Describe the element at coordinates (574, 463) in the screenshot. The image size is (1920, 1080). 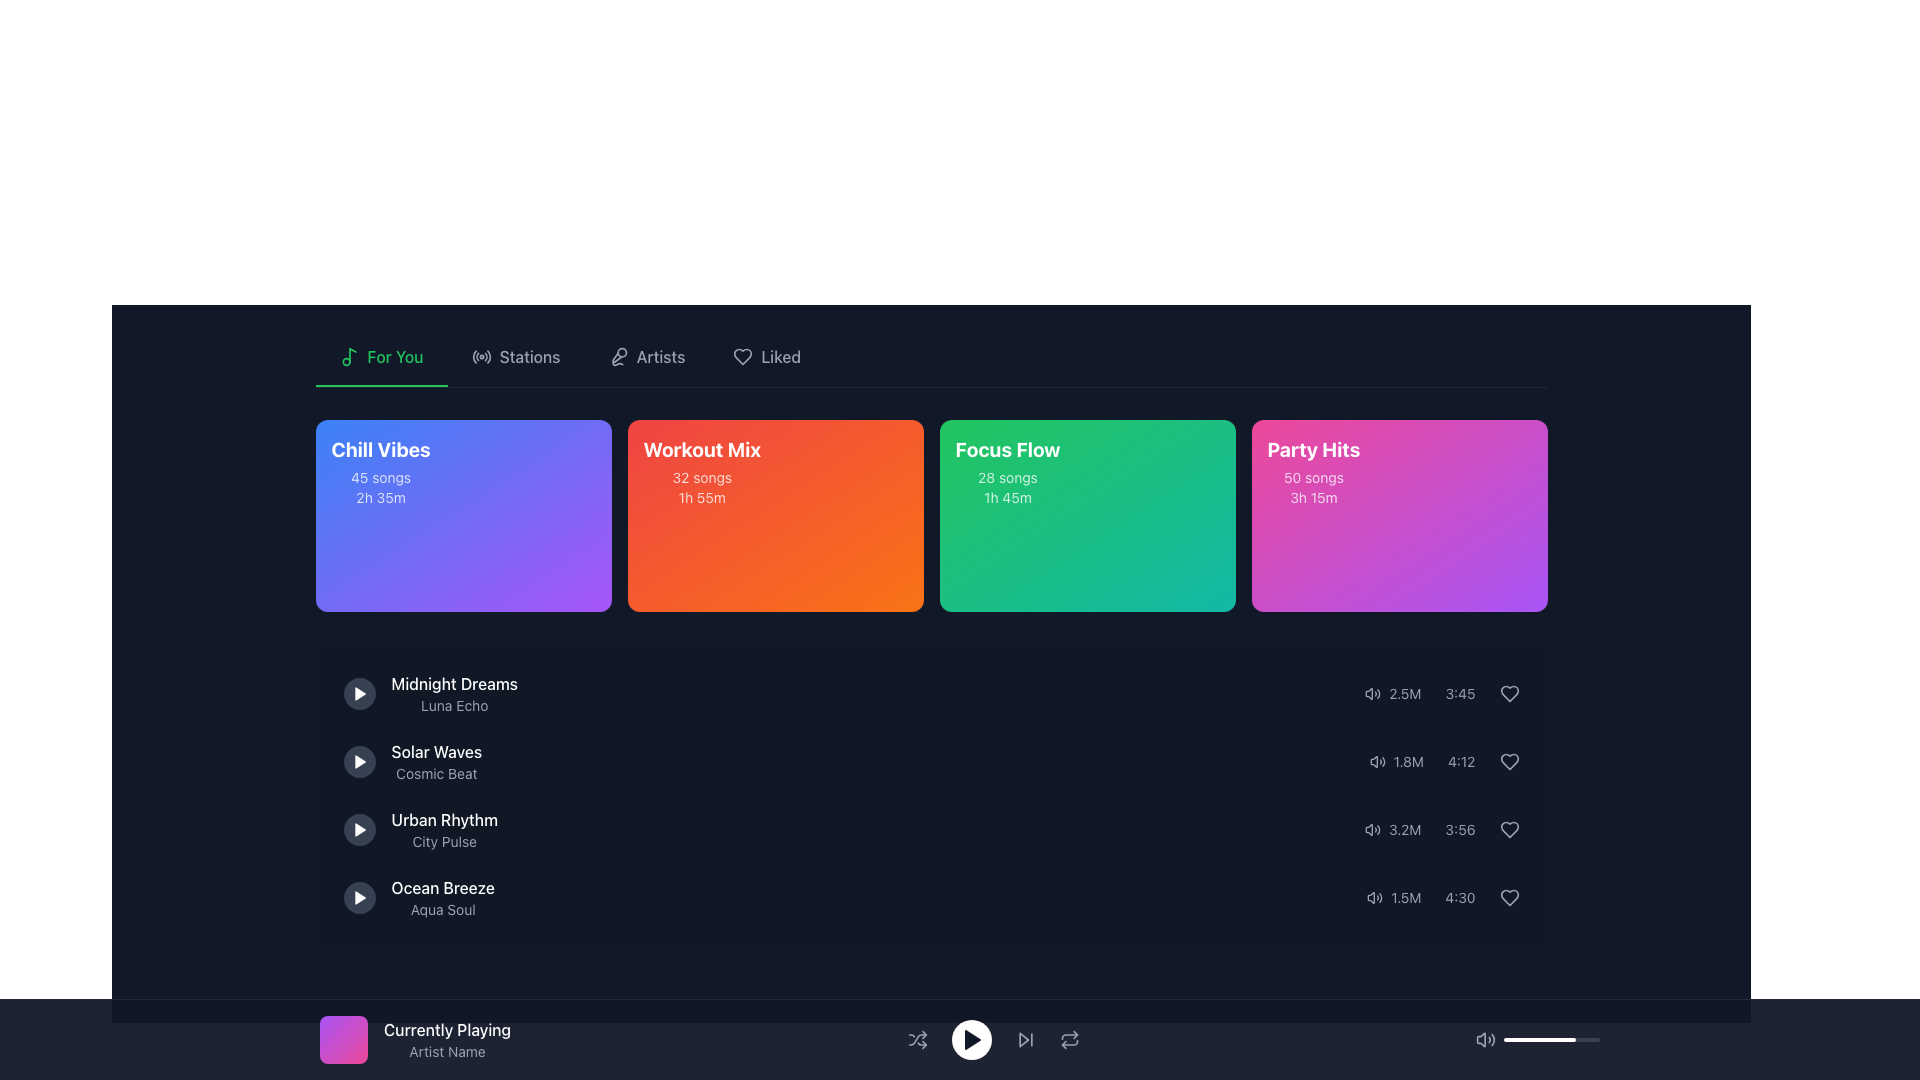
I see `the play button located at the upper-right corner of the 'Chill Vibes' card to initiate playback of the playlist` at that location.